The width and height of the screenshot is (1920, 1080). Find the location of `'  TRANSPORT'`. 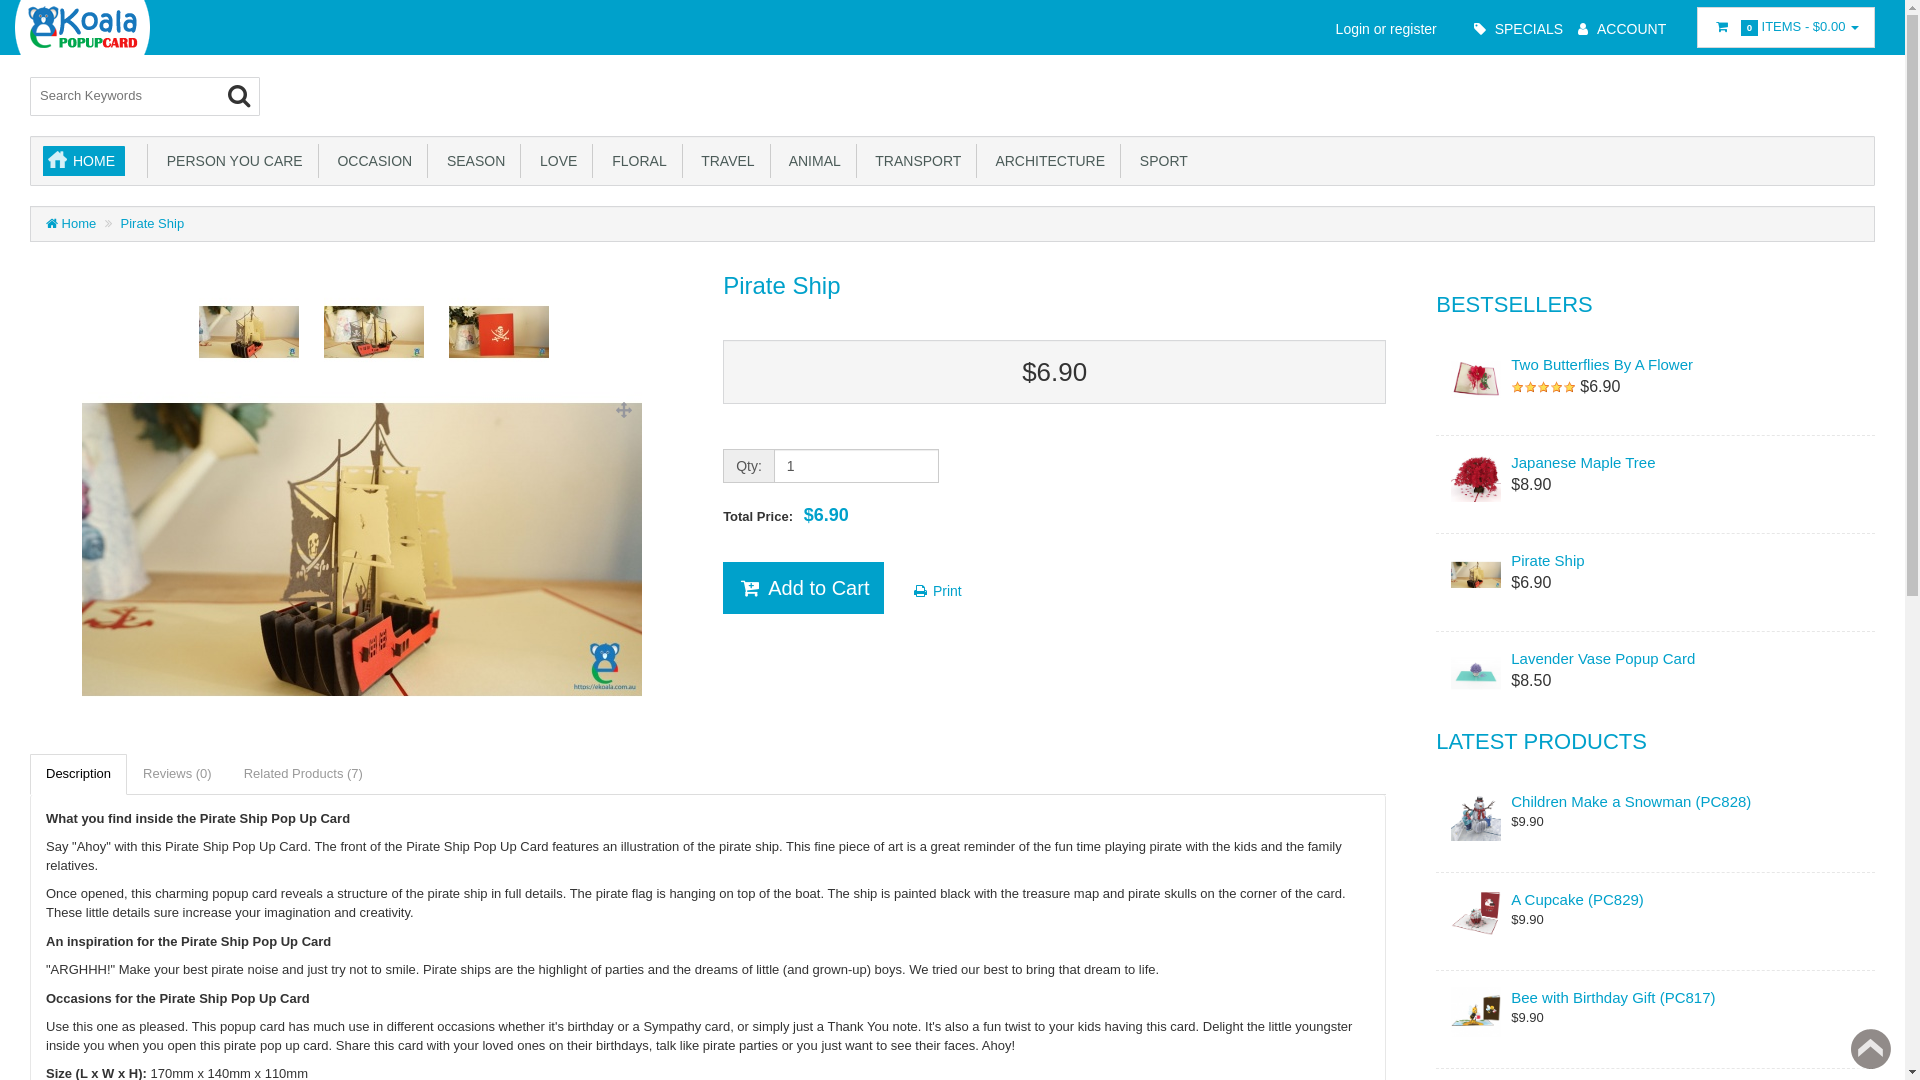

'  TRANSPORT' is located at coordinates (916, 160).